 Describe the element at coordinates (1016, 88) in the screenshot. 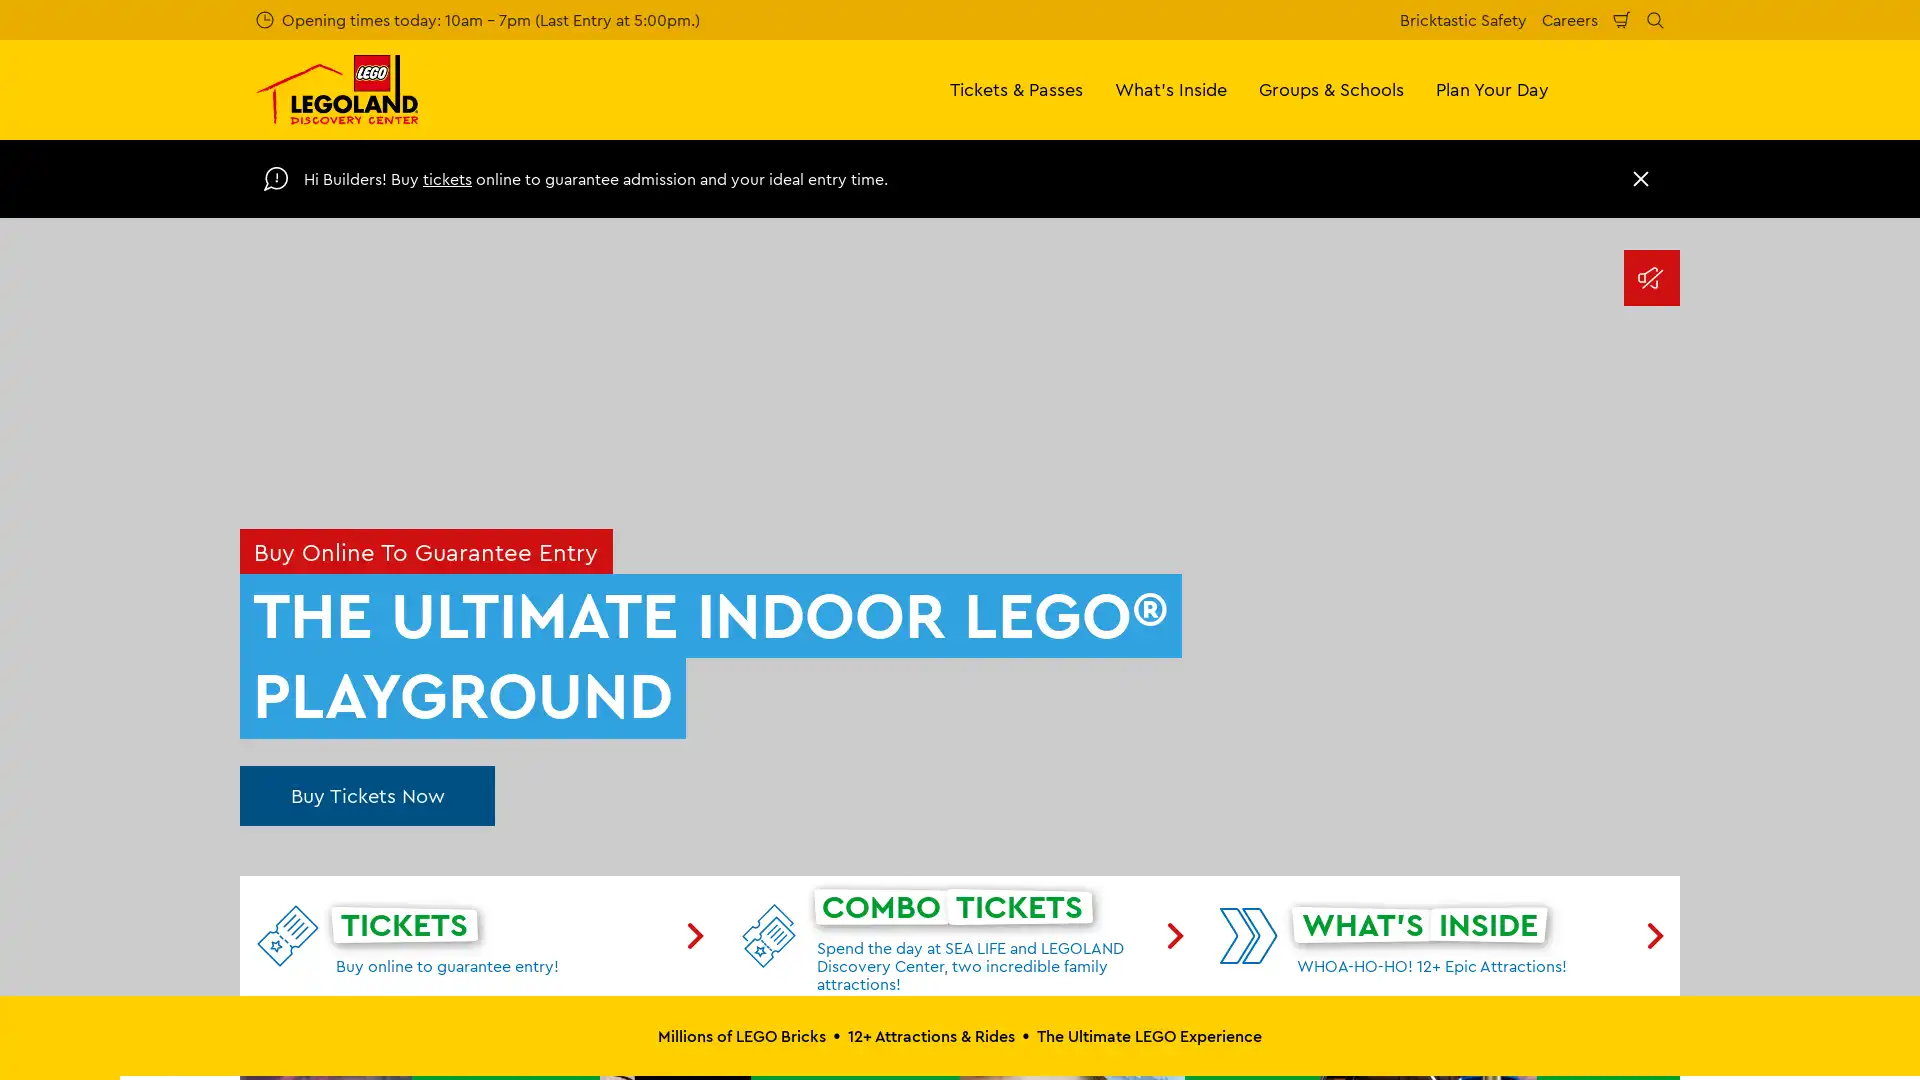

I see `Tickets & Passes` at that location.